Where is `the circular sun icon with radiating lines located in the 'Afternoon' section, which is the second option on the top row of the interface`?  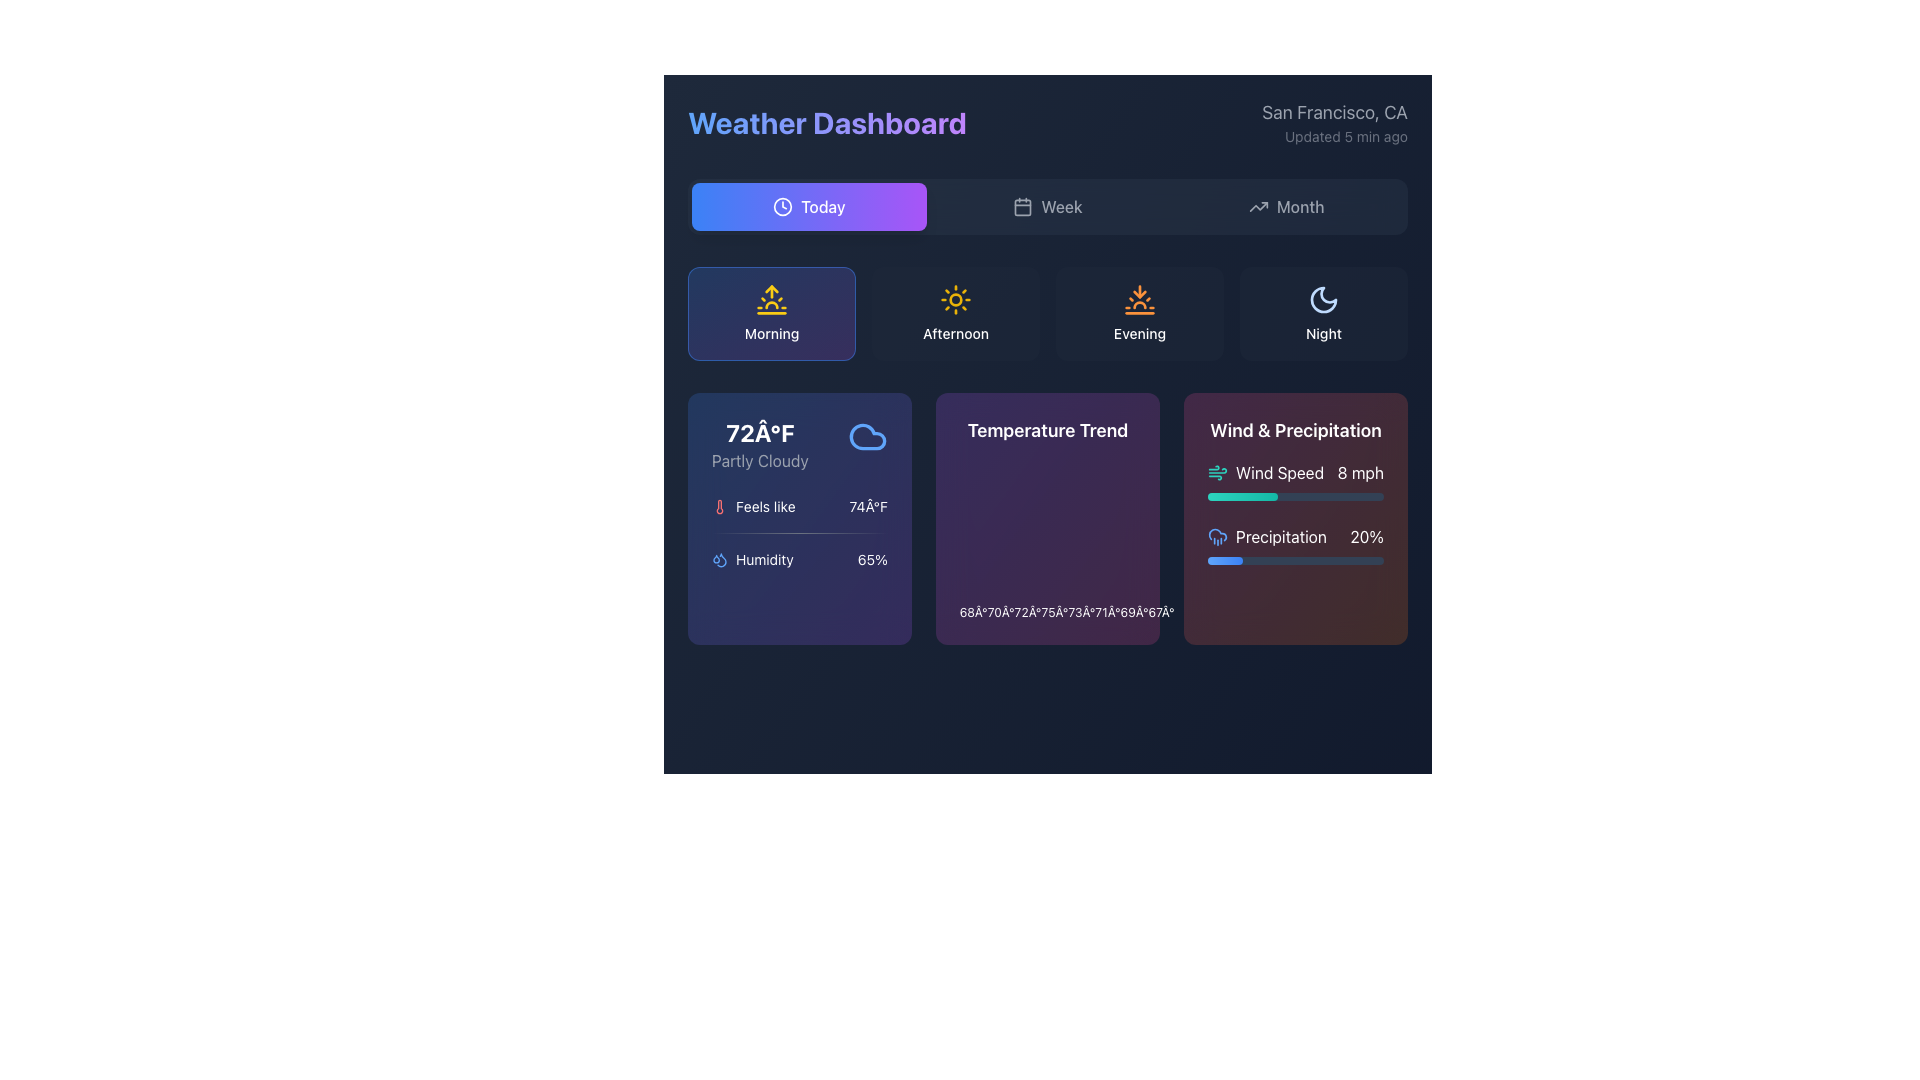
the circular sun icon with radiating lines located in the 'Afternoon' section, which is the second option on the top row of the interface is located at coordinates (954, 300).